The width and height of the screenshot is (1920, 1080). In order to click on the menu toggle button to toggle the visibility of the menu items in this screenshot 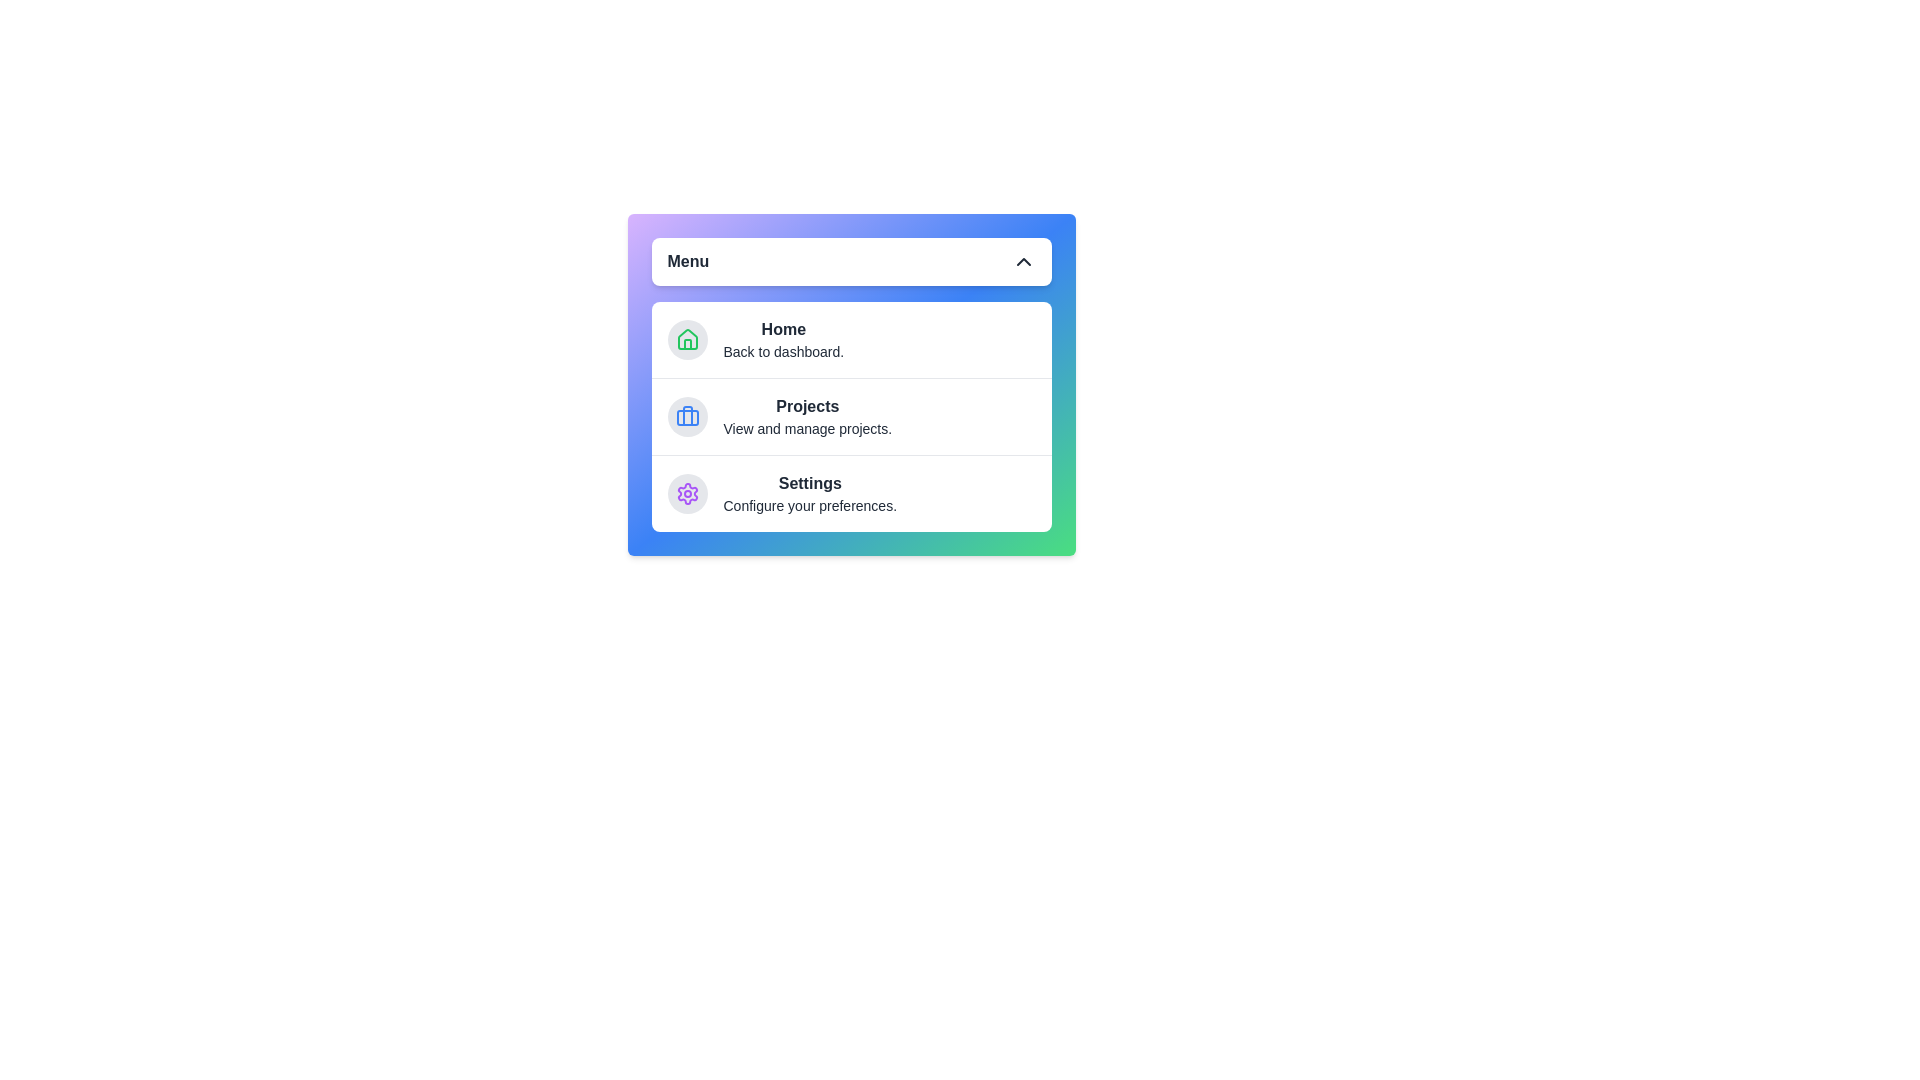, I will do `click(851, 261)`.